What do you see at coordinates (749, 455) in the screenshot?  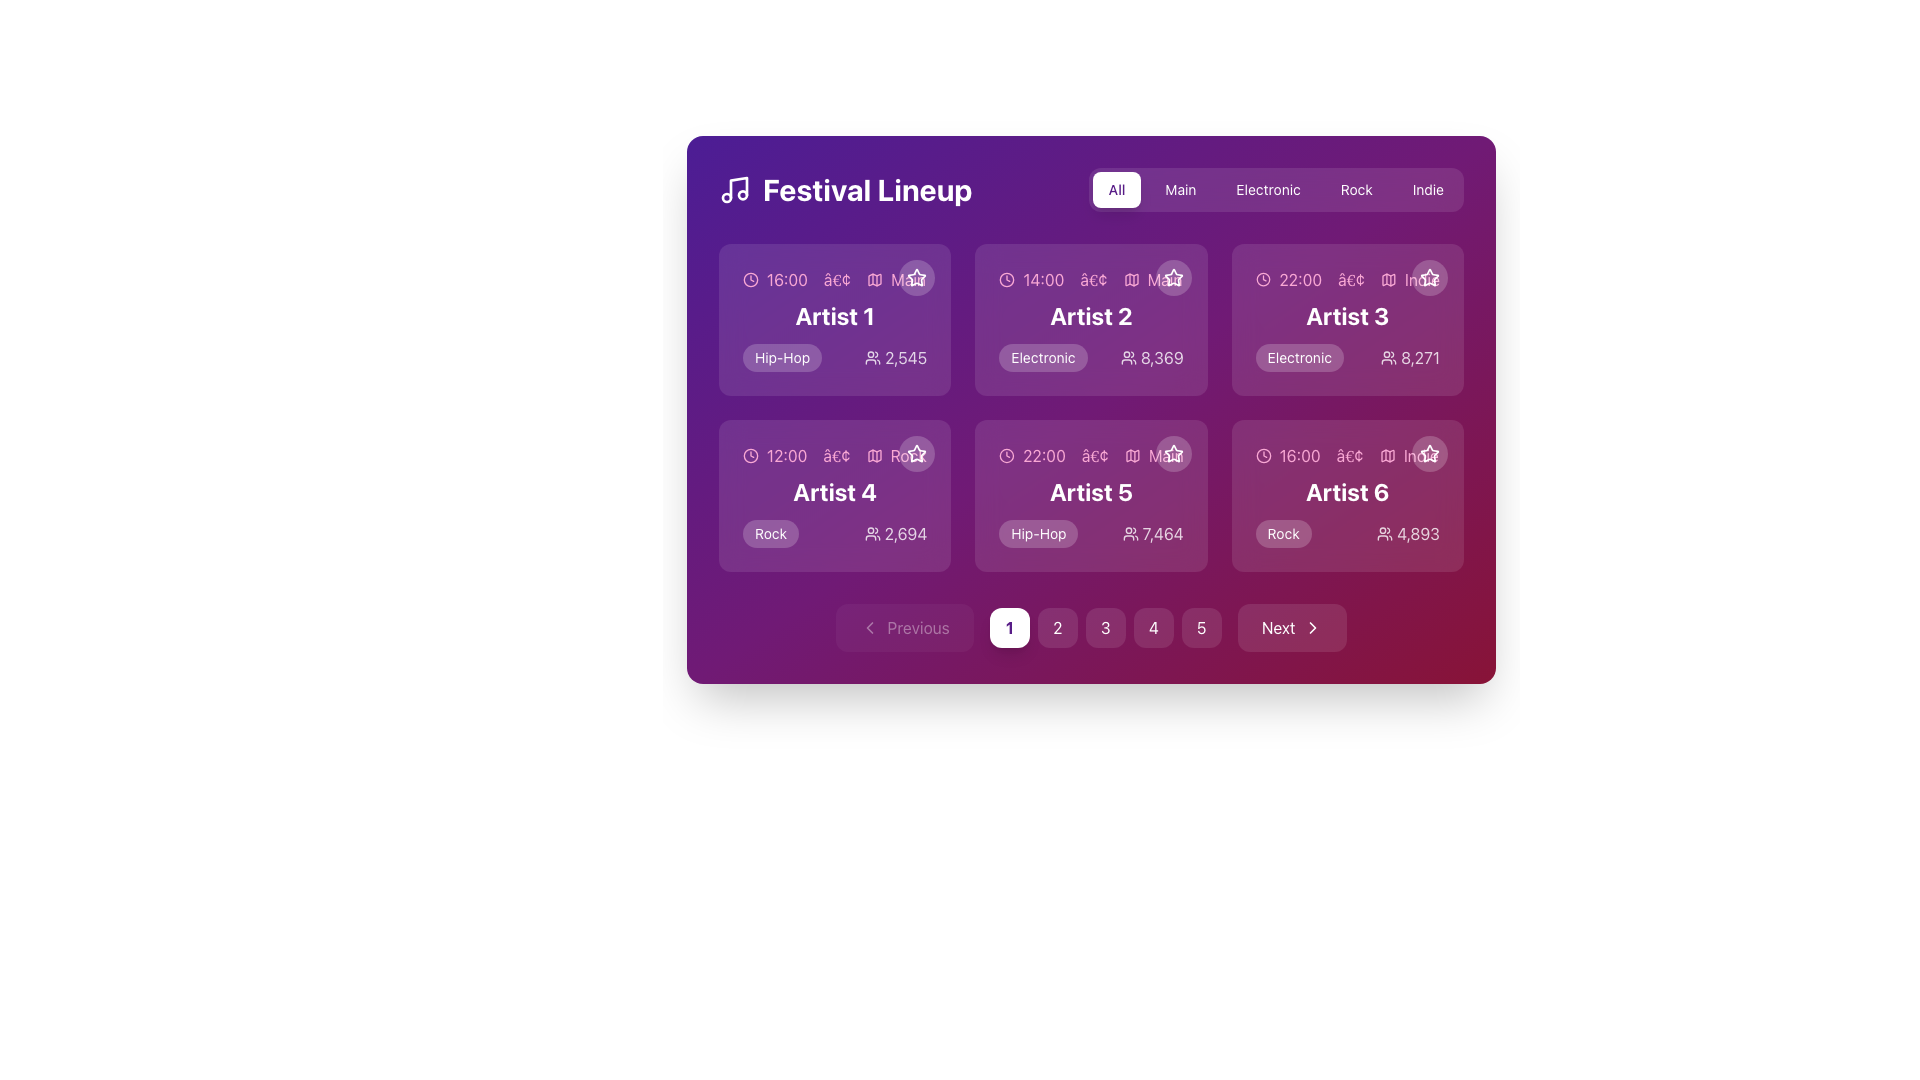 I see `the SVG graphical element (circle) that represents the outline of a clock's face in the top-left corner of the card for 'Artist 4'` at bounding box center [749, 455].